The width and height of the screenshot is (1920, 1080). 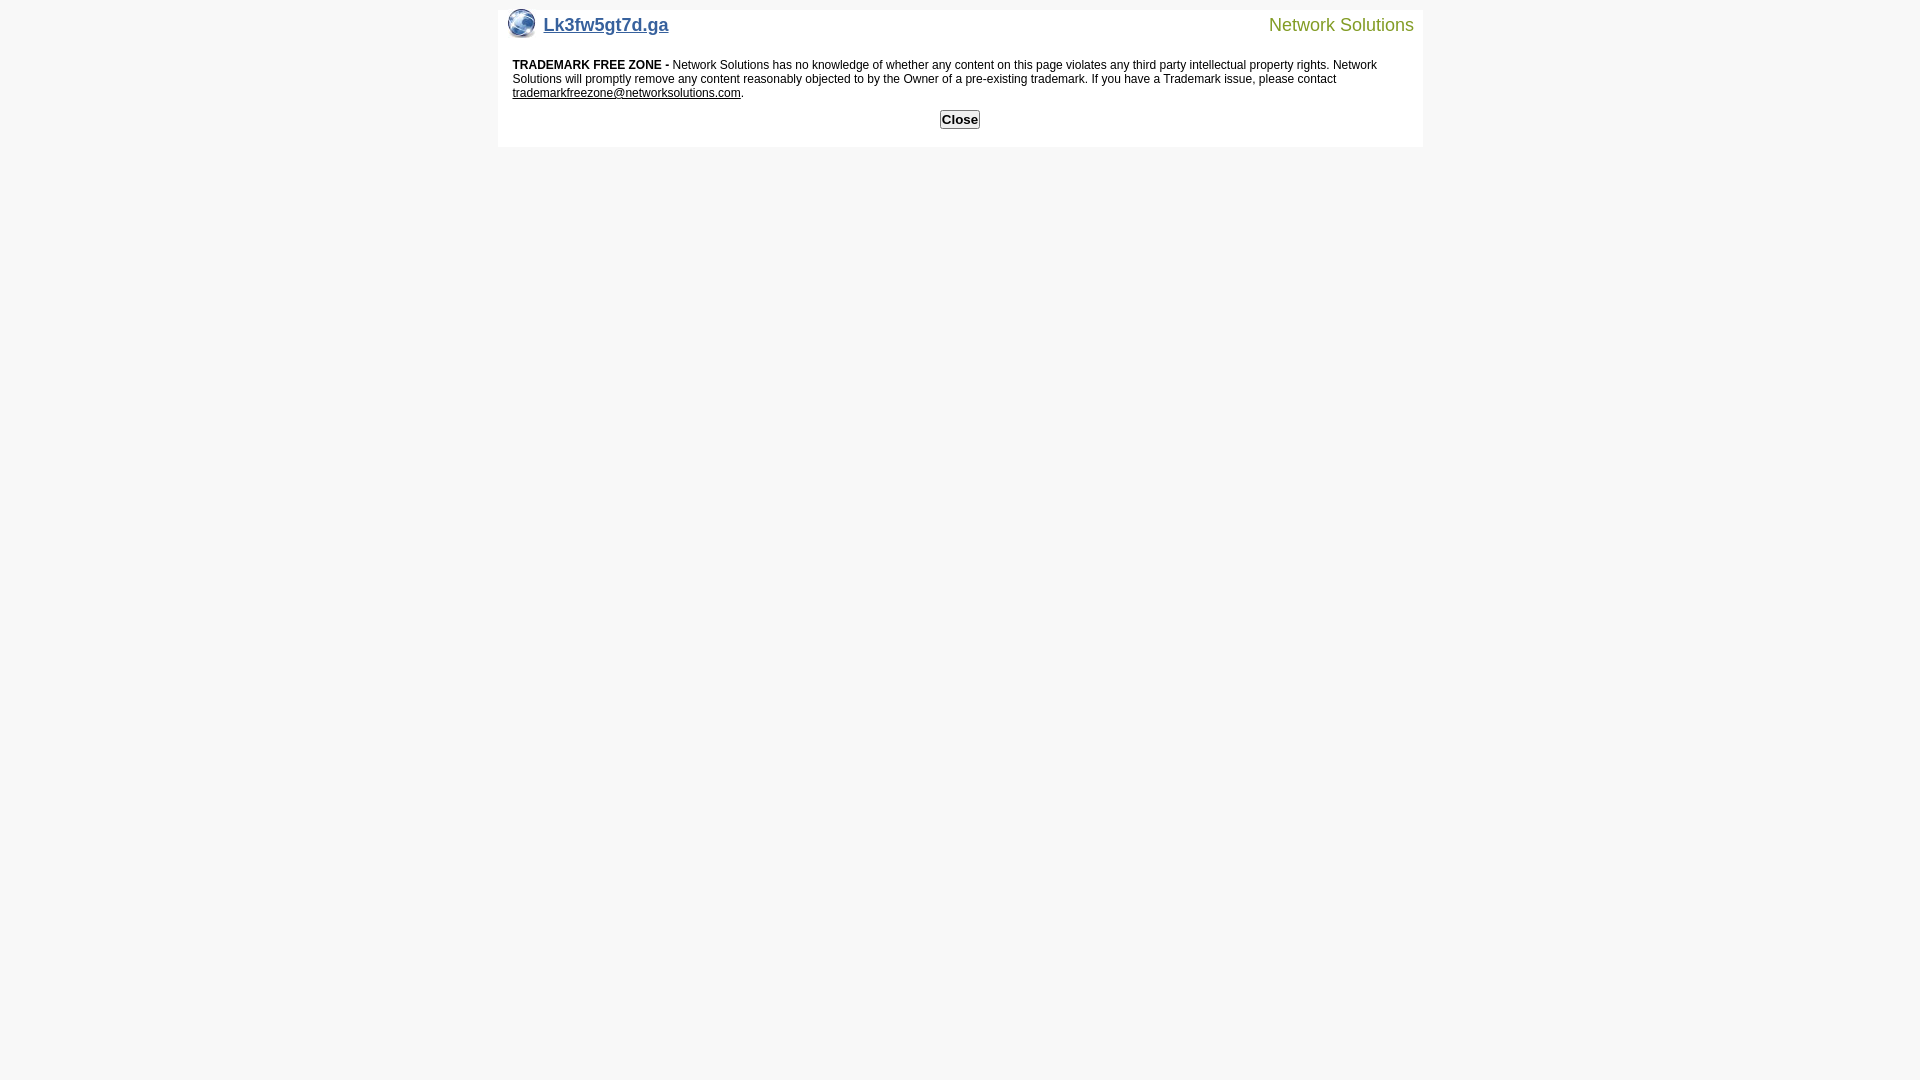 What do you see at coordinates (960, 119) in the screenshot?
I see `'Close'` at bounding box center [960, 119].